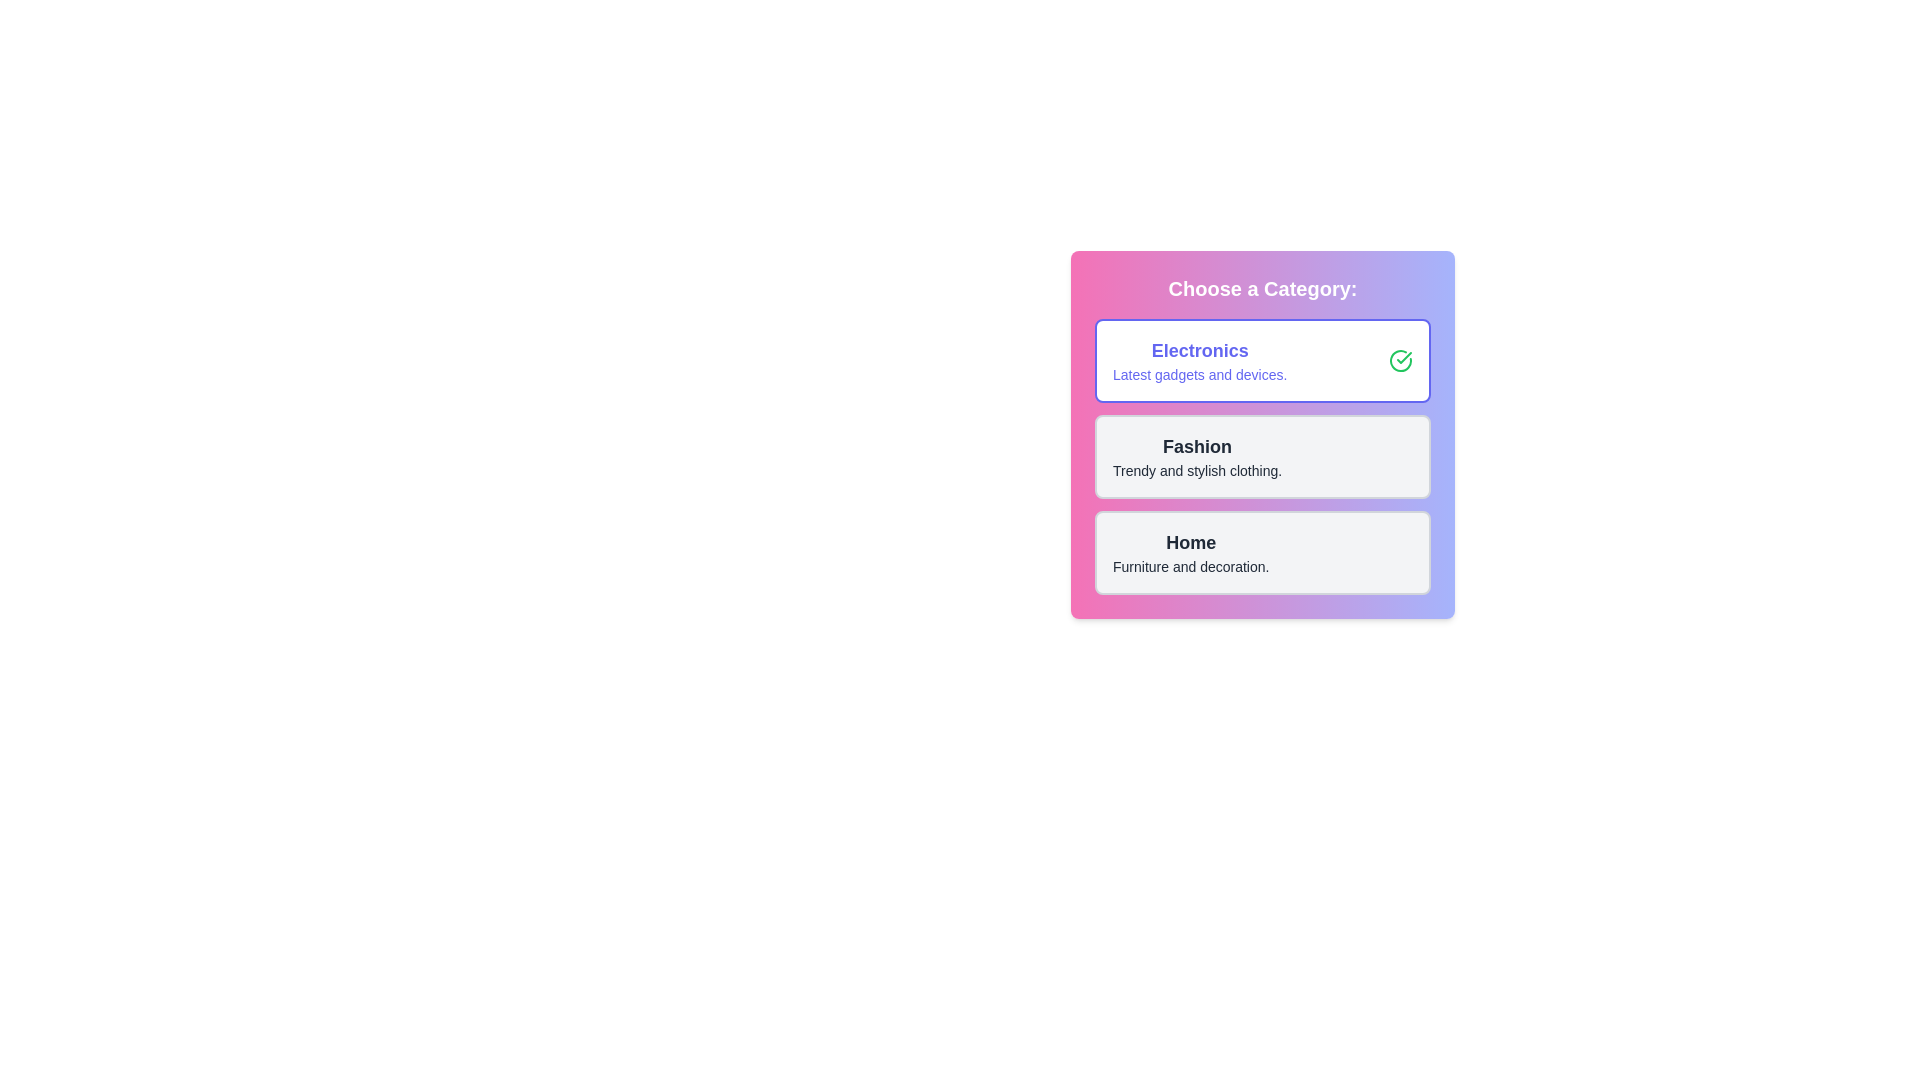 Image resolution: width=1920 pixels, height=1080 pixels. I want to click on the 'Electronics' text label, which serves as a selectable category header in the first position of a vertical list of category selections, so click(1200, 350).